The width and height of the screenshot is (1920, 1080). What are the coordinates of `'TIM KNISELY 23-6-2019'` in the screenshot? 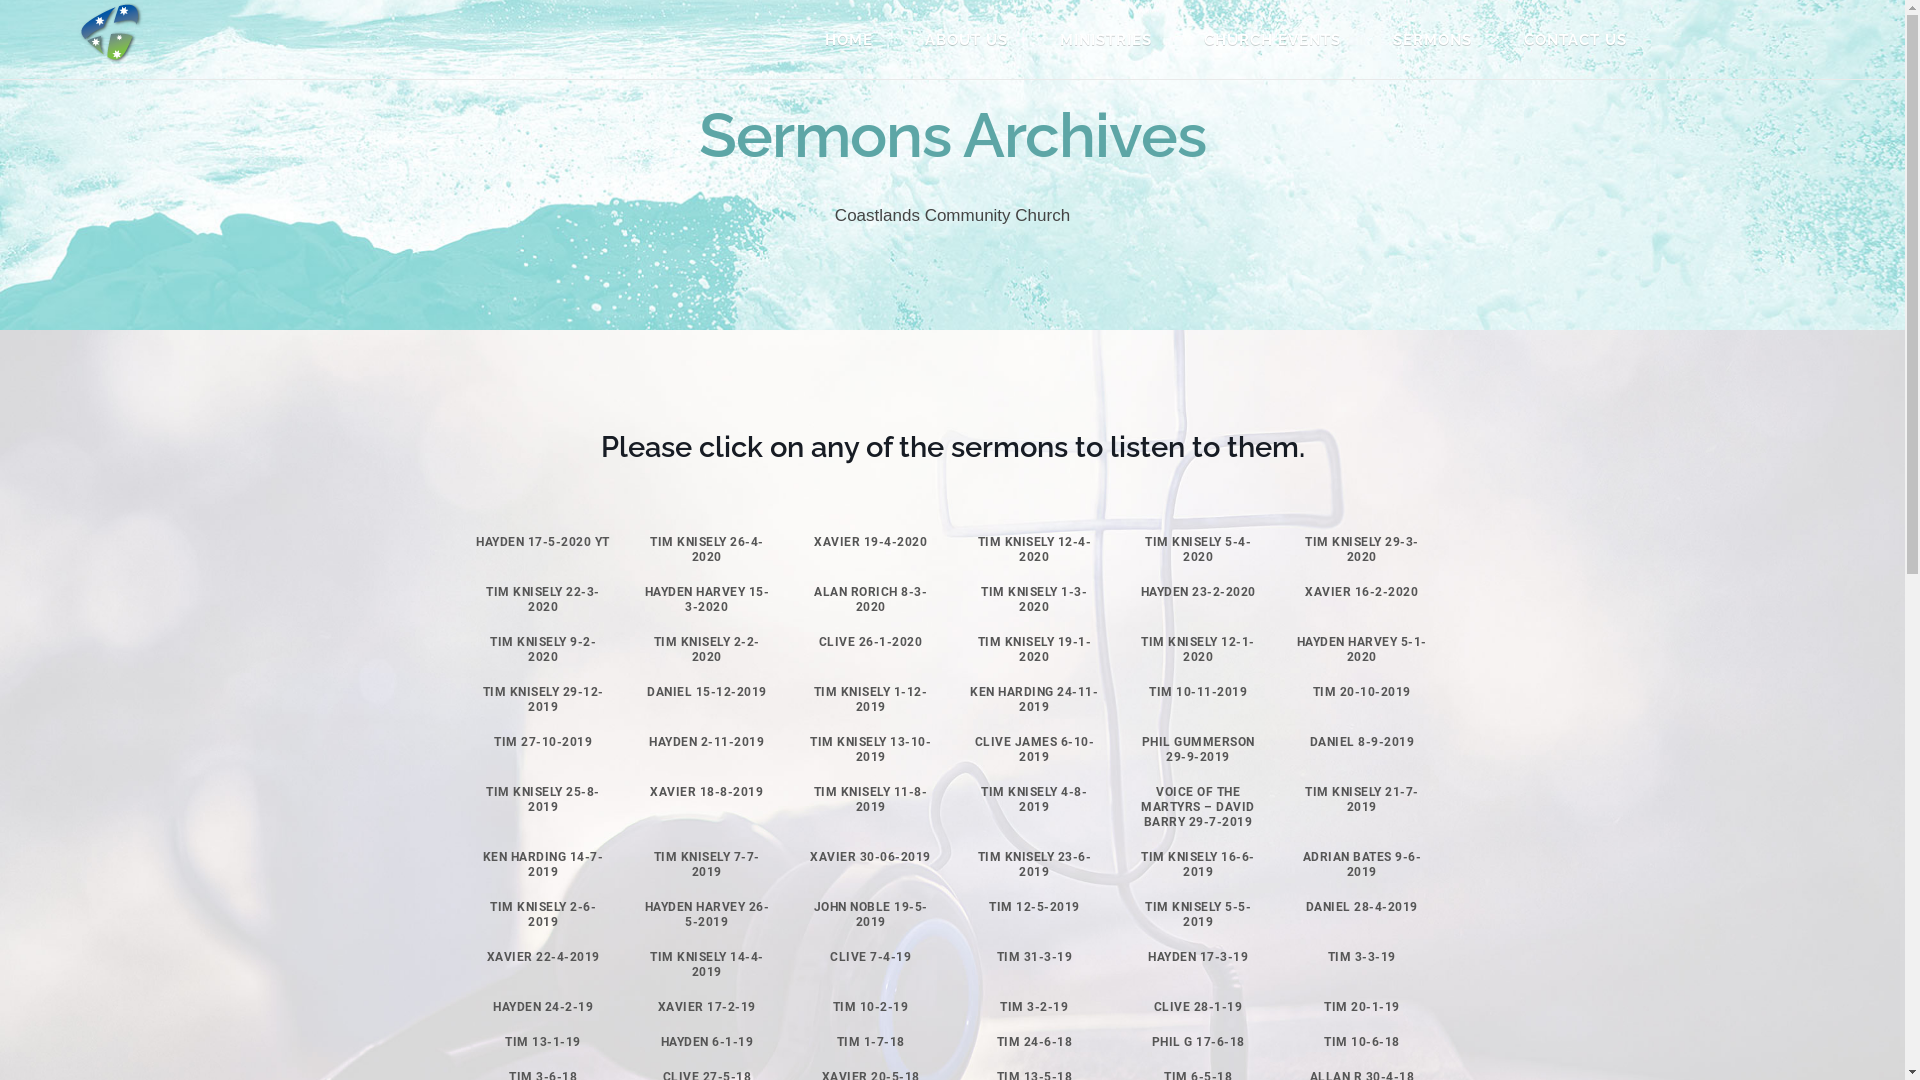 It's located at (1035, 863).